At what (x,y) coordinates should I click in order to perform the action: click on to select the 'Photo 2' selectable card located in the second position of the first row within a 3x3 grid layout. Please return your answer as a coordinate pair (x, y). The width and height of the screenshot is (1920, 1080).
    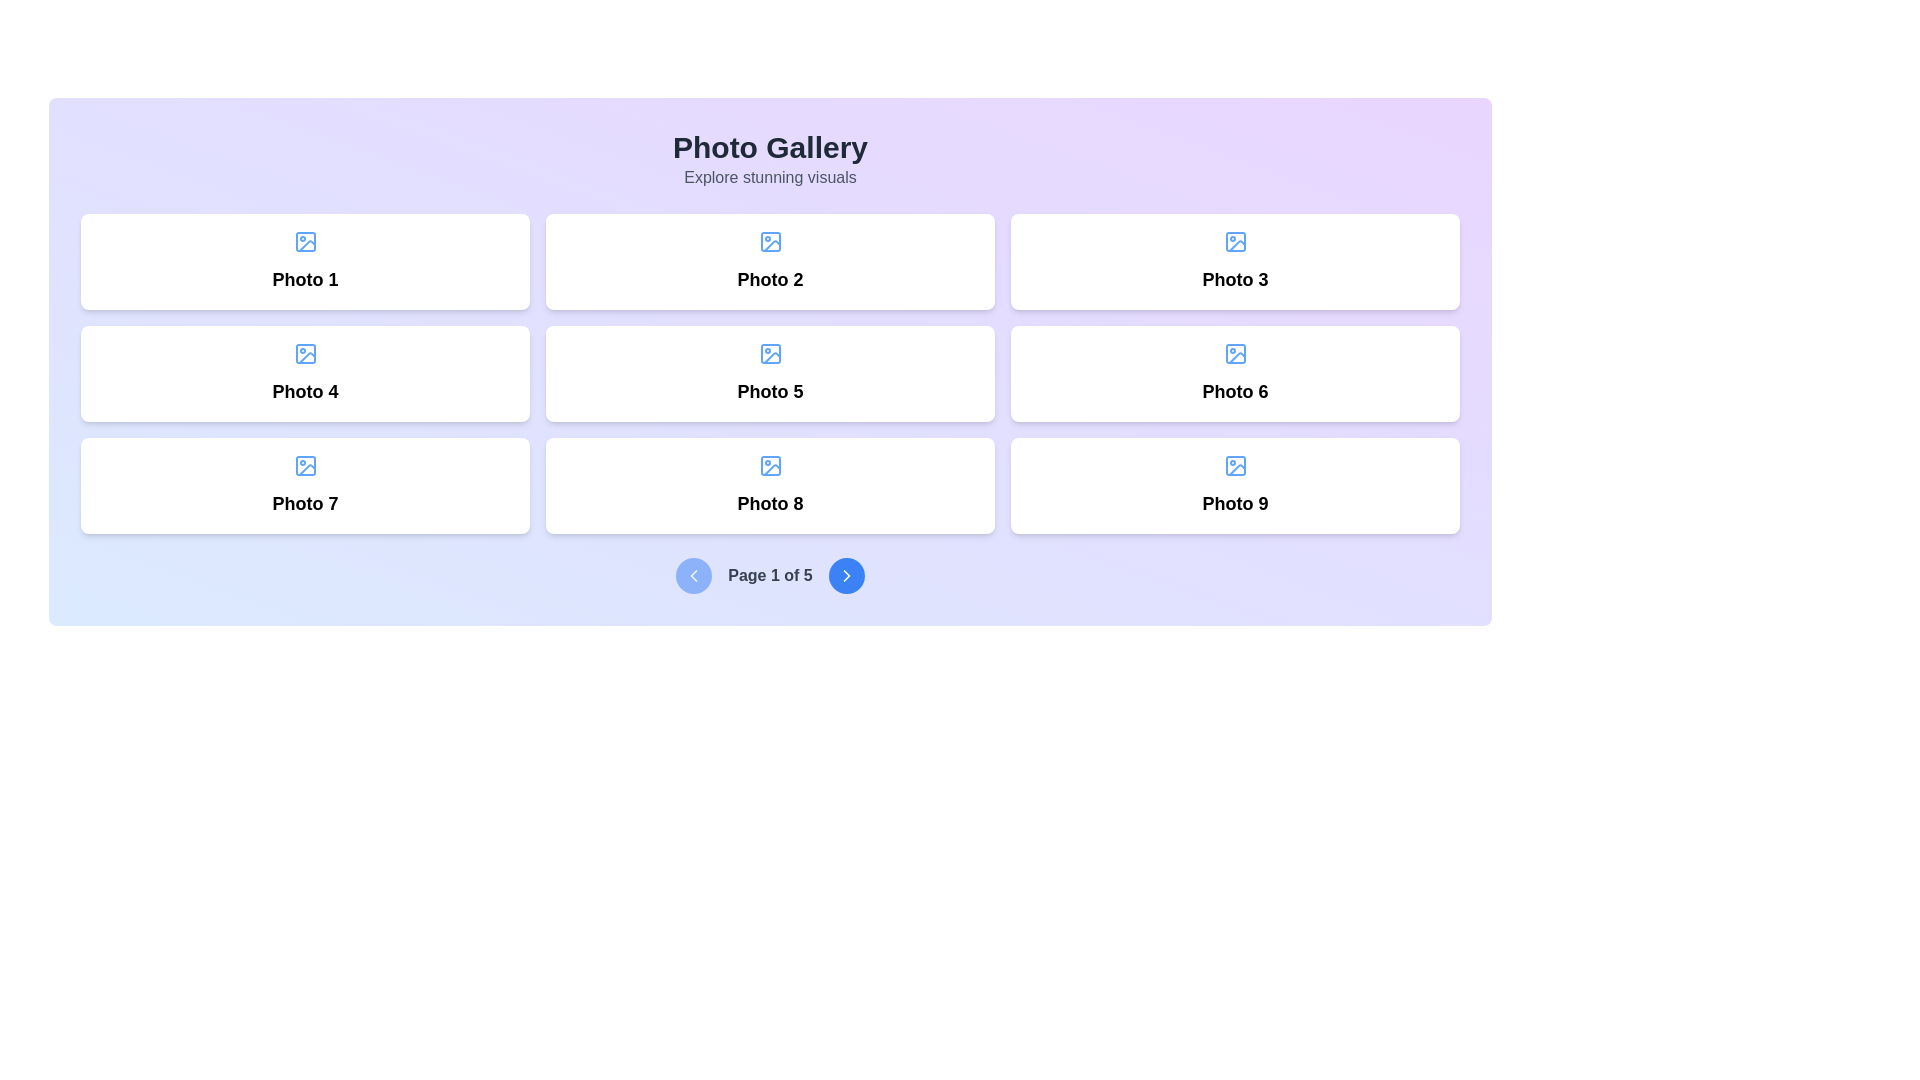
    Looking at the image, I should click on (769, 261).